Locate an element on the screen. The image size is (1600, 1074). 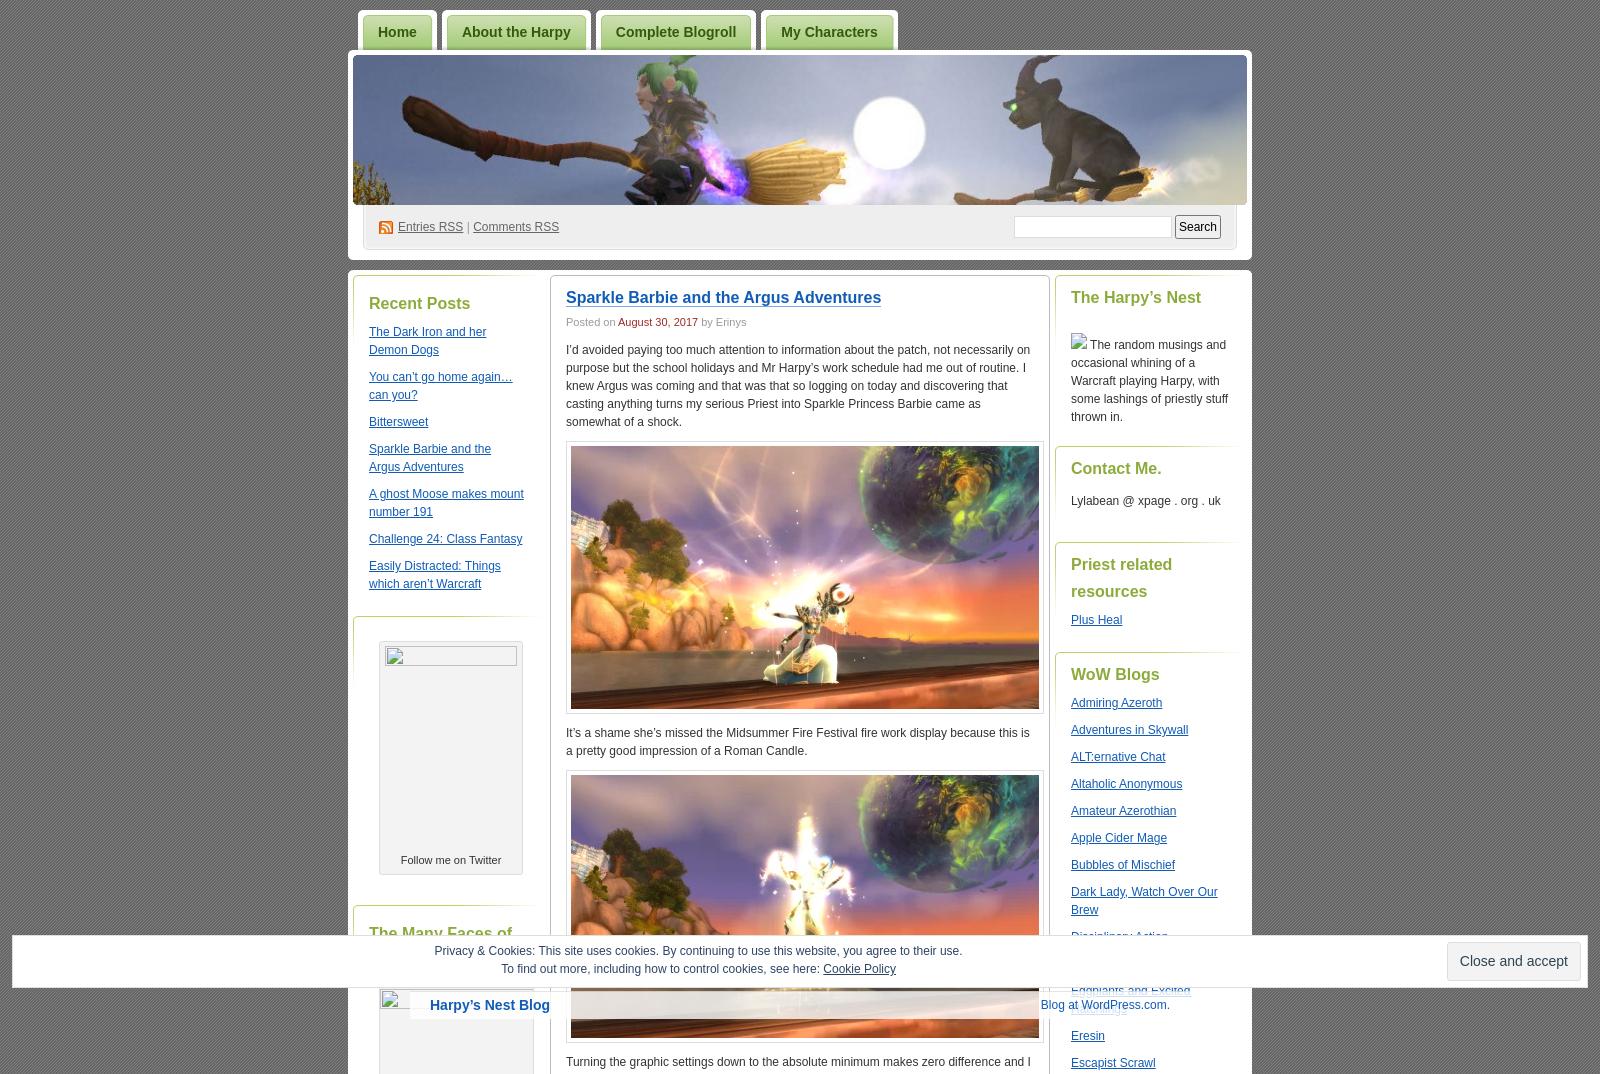
'Admiring Azeroth' is located at coordinates (1116, 703).